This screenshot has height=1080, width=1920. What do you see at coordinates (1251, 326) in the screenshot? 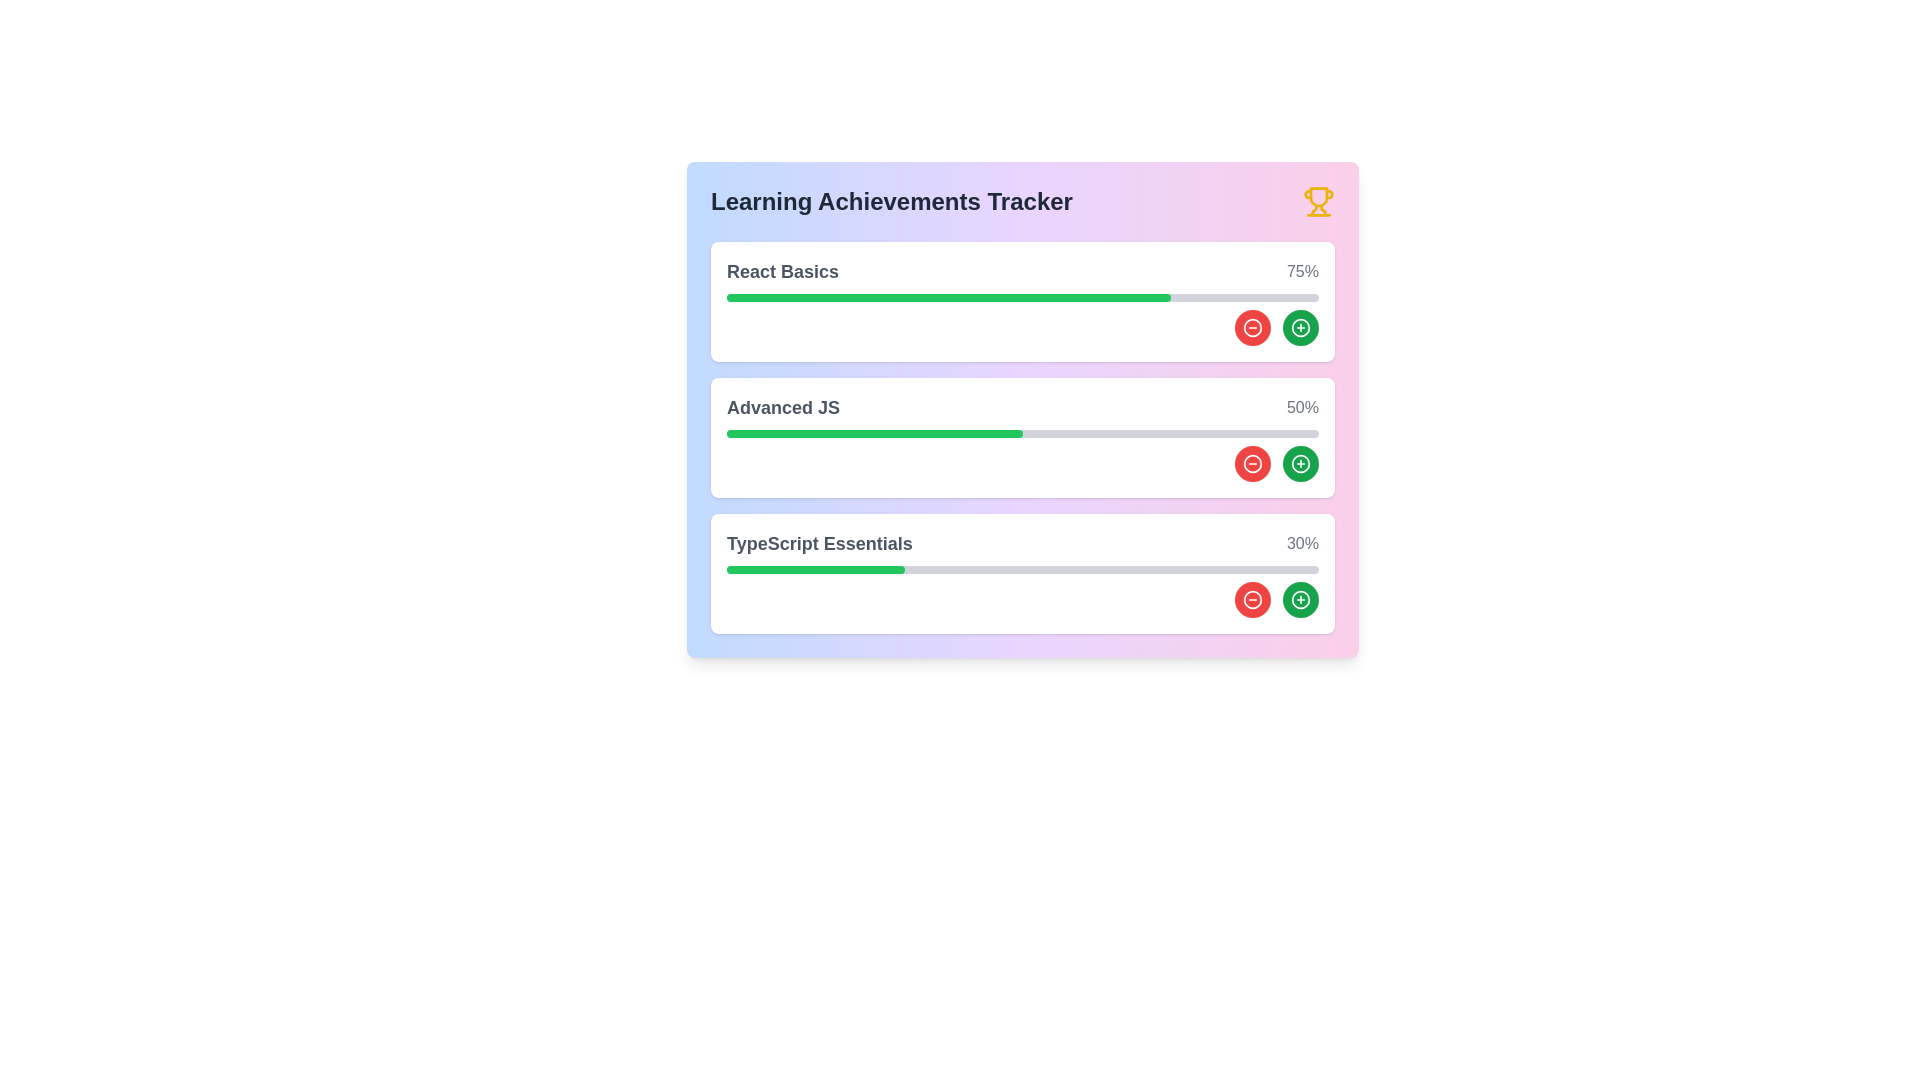
I see `the first circular button located to the left of the green plus icon button in the React Basics progress bar` at bounding box center [1251, 326].